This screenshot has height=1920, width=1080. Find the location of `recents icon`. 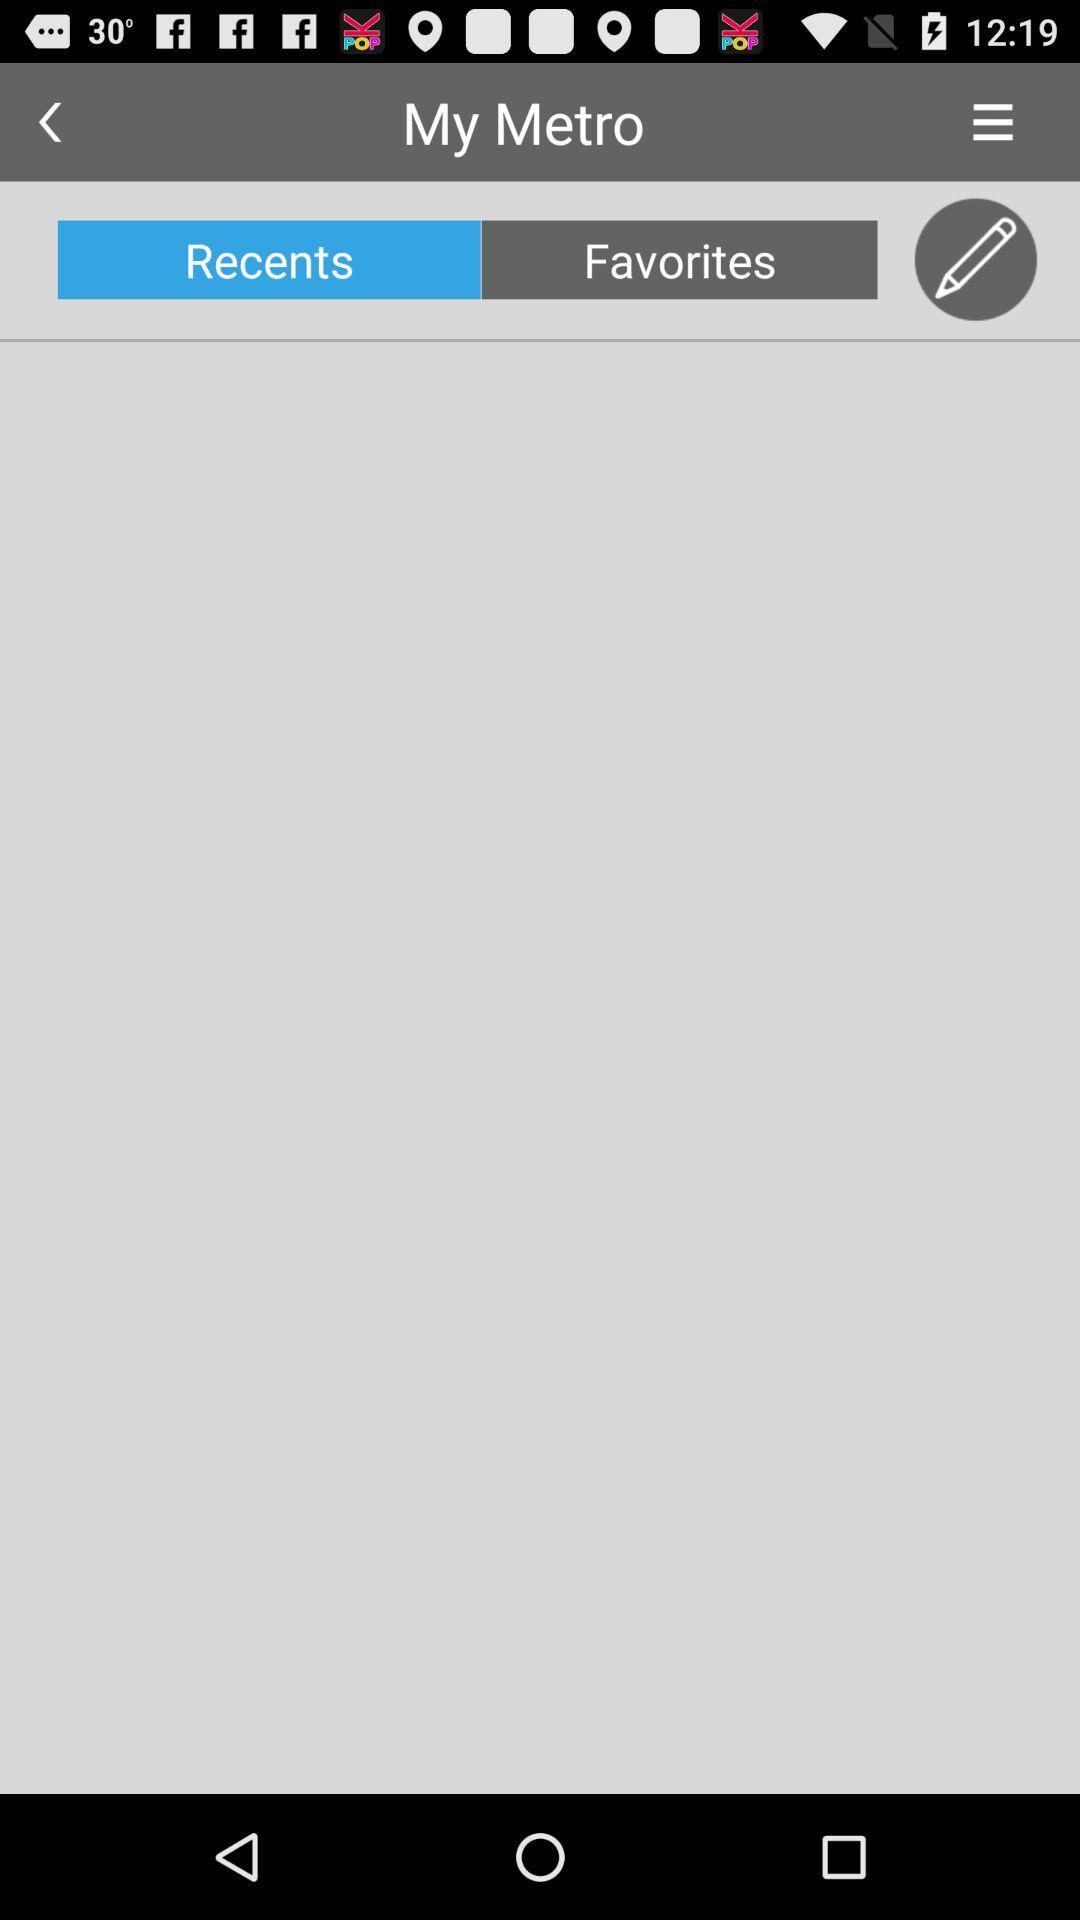

recents icon is located at coordinates (268, 258).